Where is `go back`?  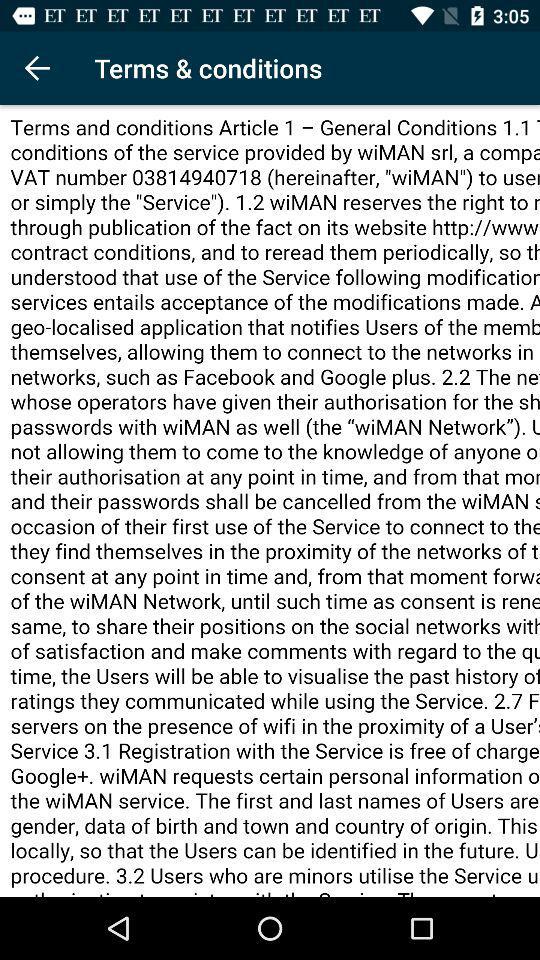
go back is located at coordinates (36, 68).